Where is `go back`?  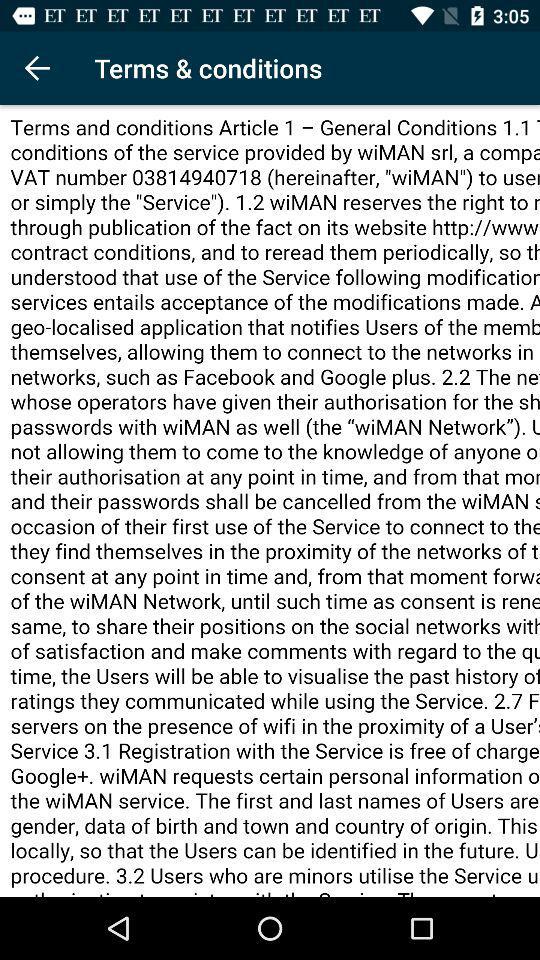
go back is located at coordinates (36, 68).